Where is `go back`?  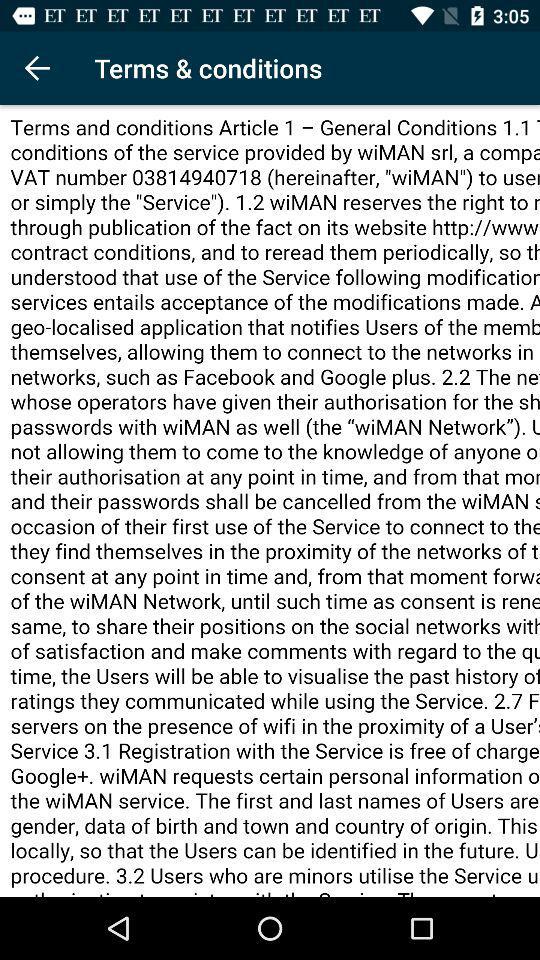
go back is located at coordinates (36, 68).